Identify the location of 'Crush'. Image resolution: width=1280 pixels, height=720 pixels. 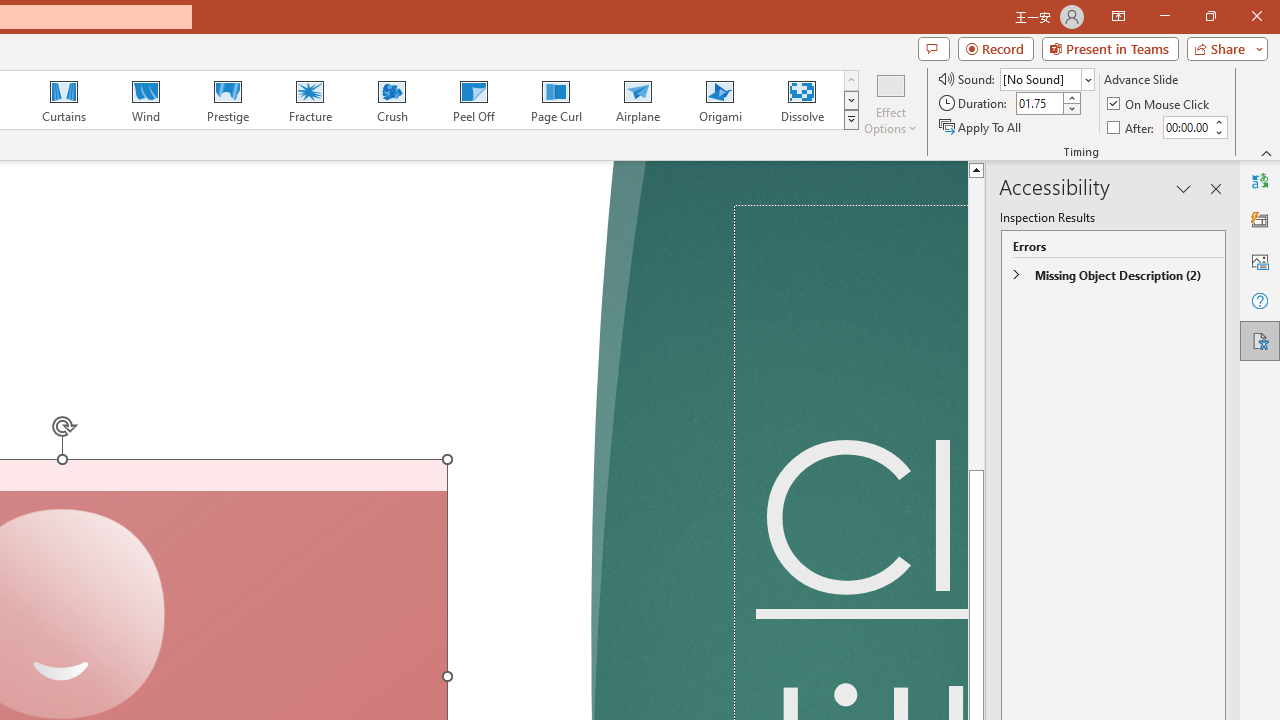
(391, 100).